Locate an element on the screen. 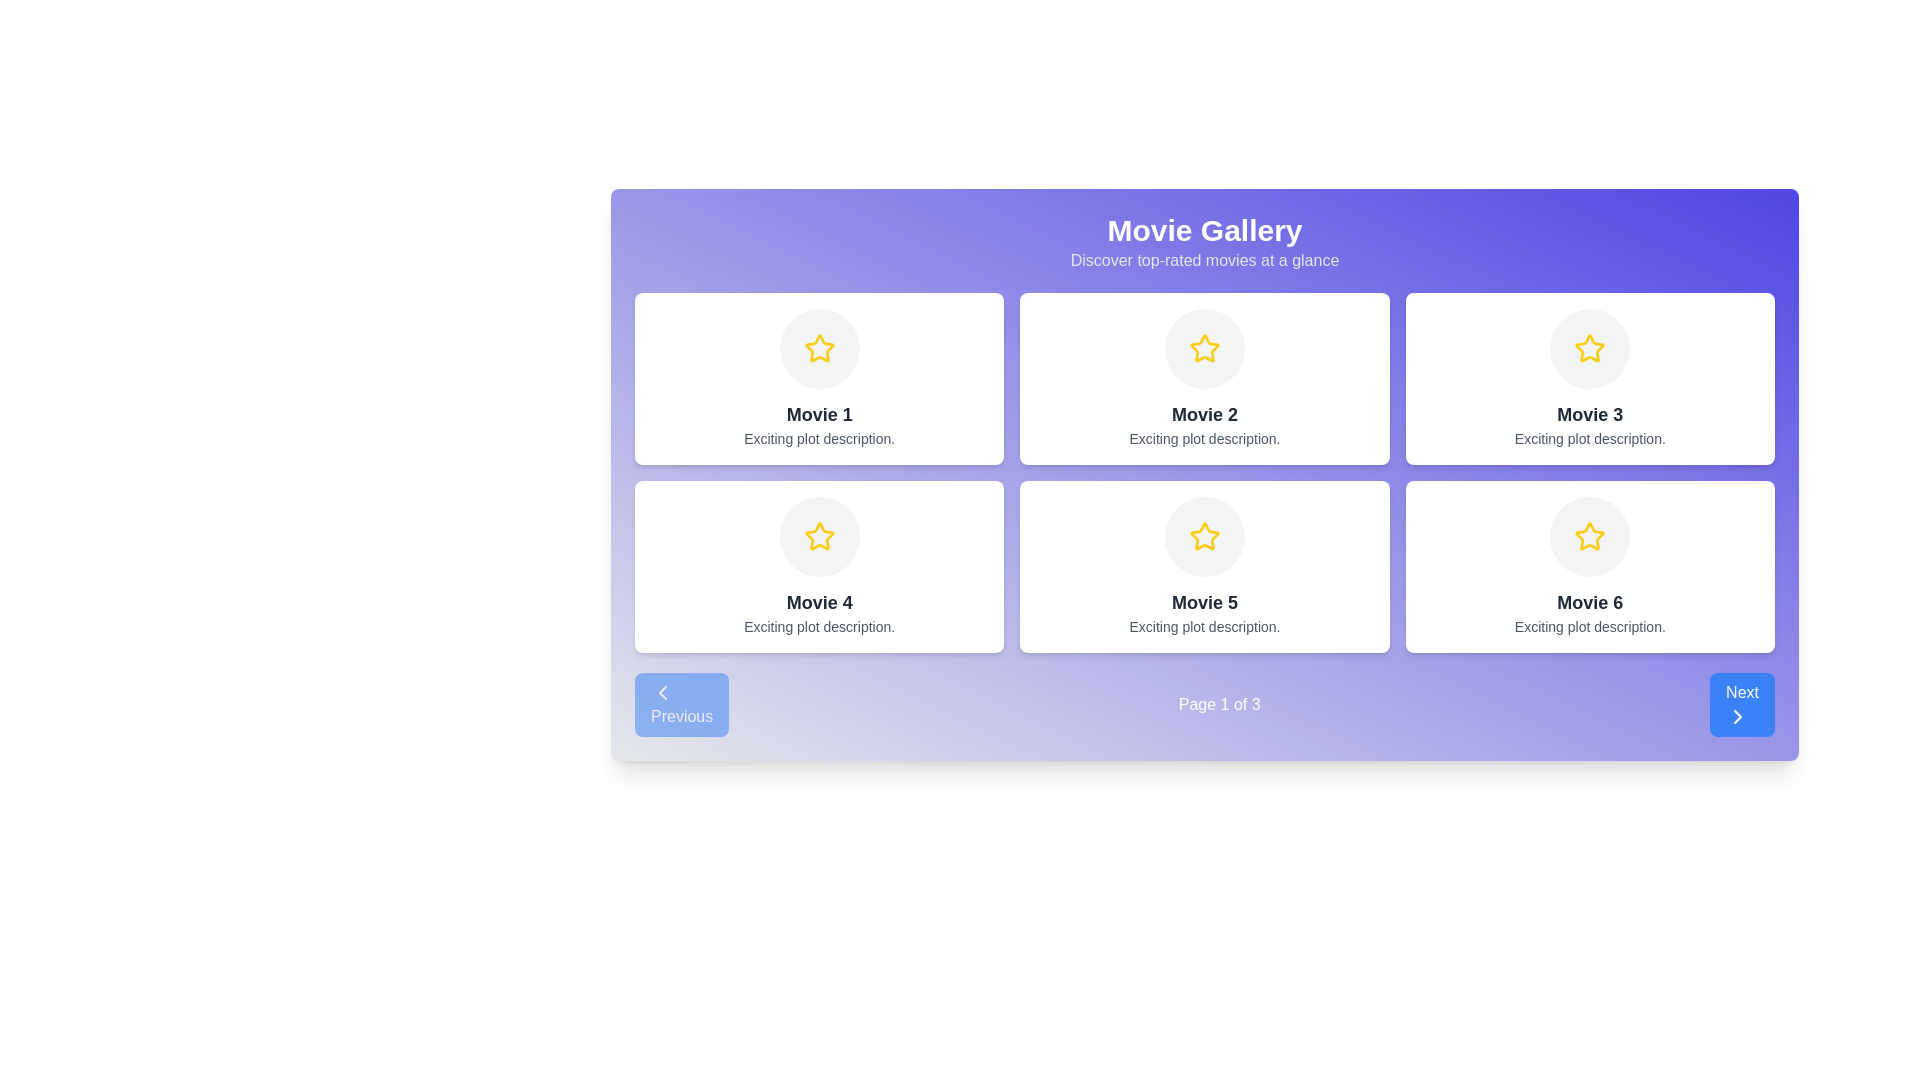 The image size is (1920, 1080). the text label providing additional information about the movie depicted in the sixth card, located below the title 'Movie 6' is located at coordinates (1589, 626).